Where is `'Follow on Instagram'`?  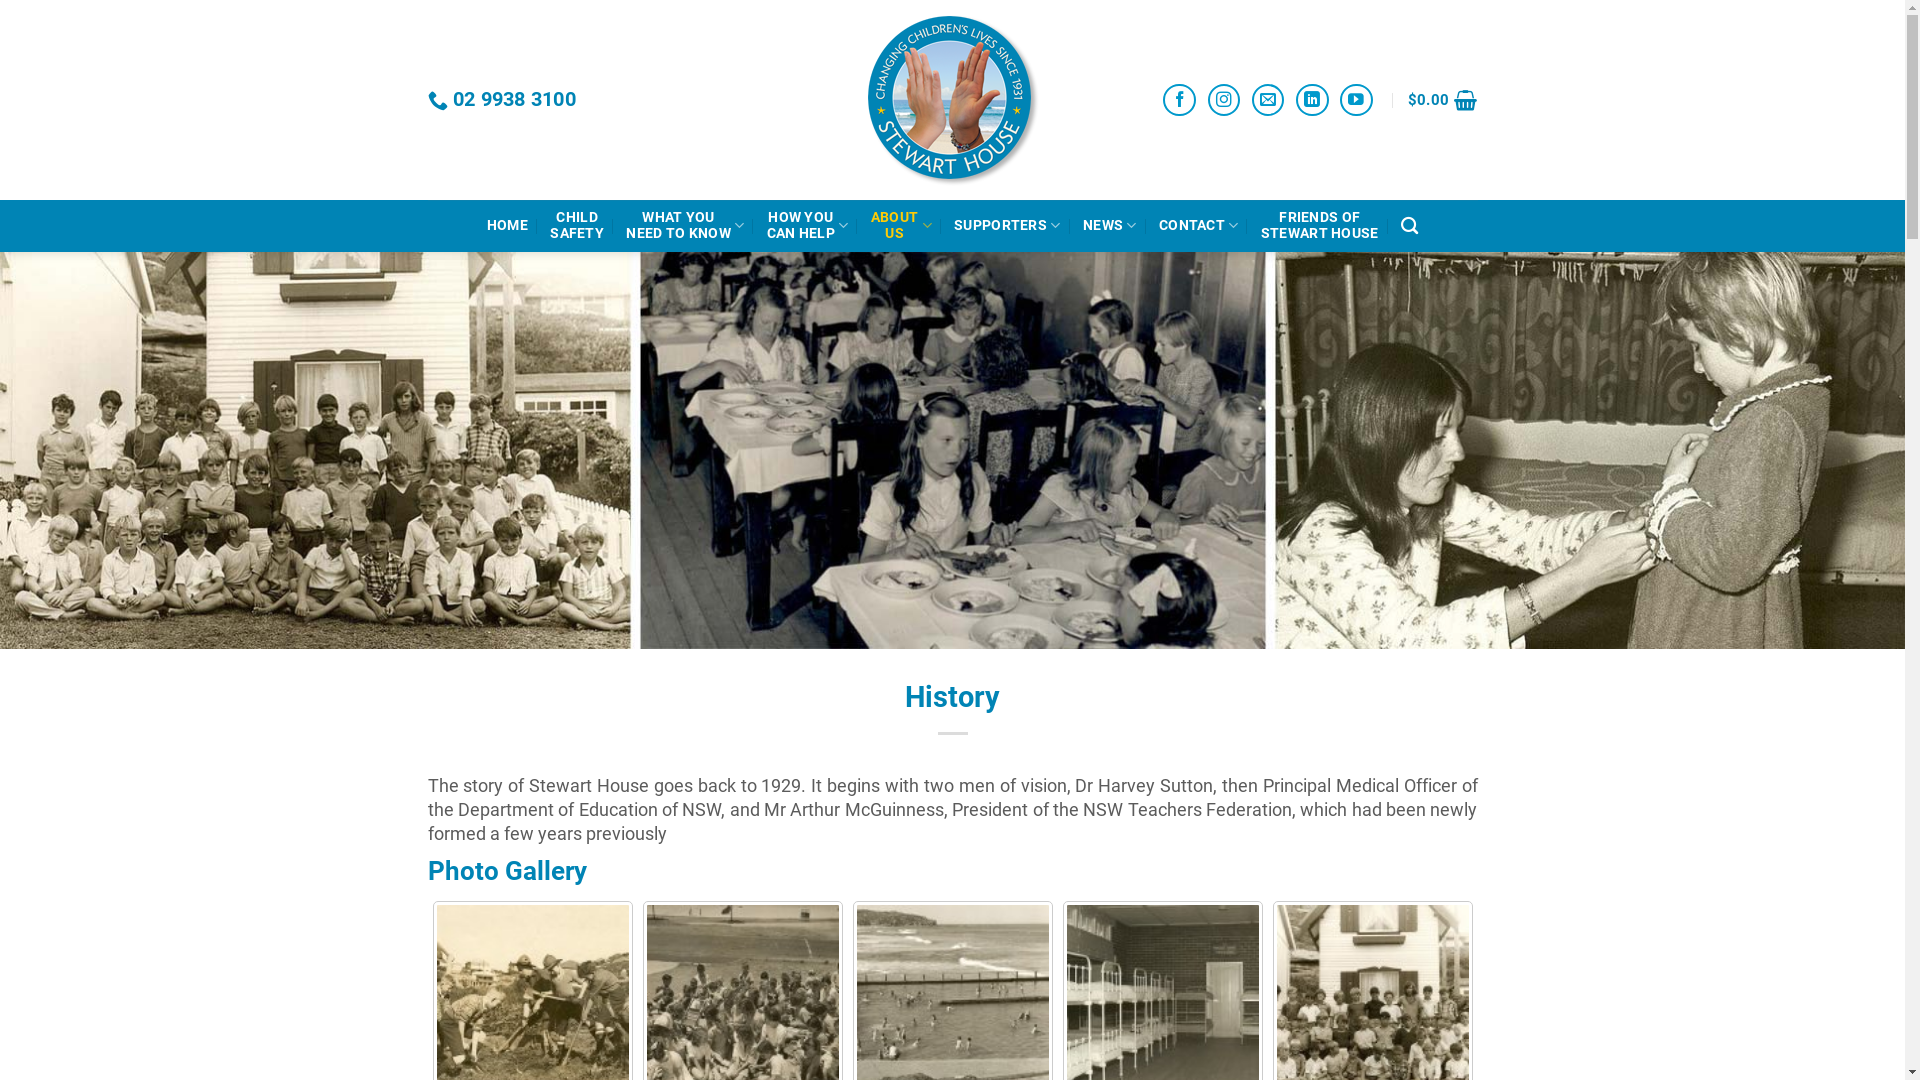 'Follow on Instagram' is located at coordinates (1223, 100).